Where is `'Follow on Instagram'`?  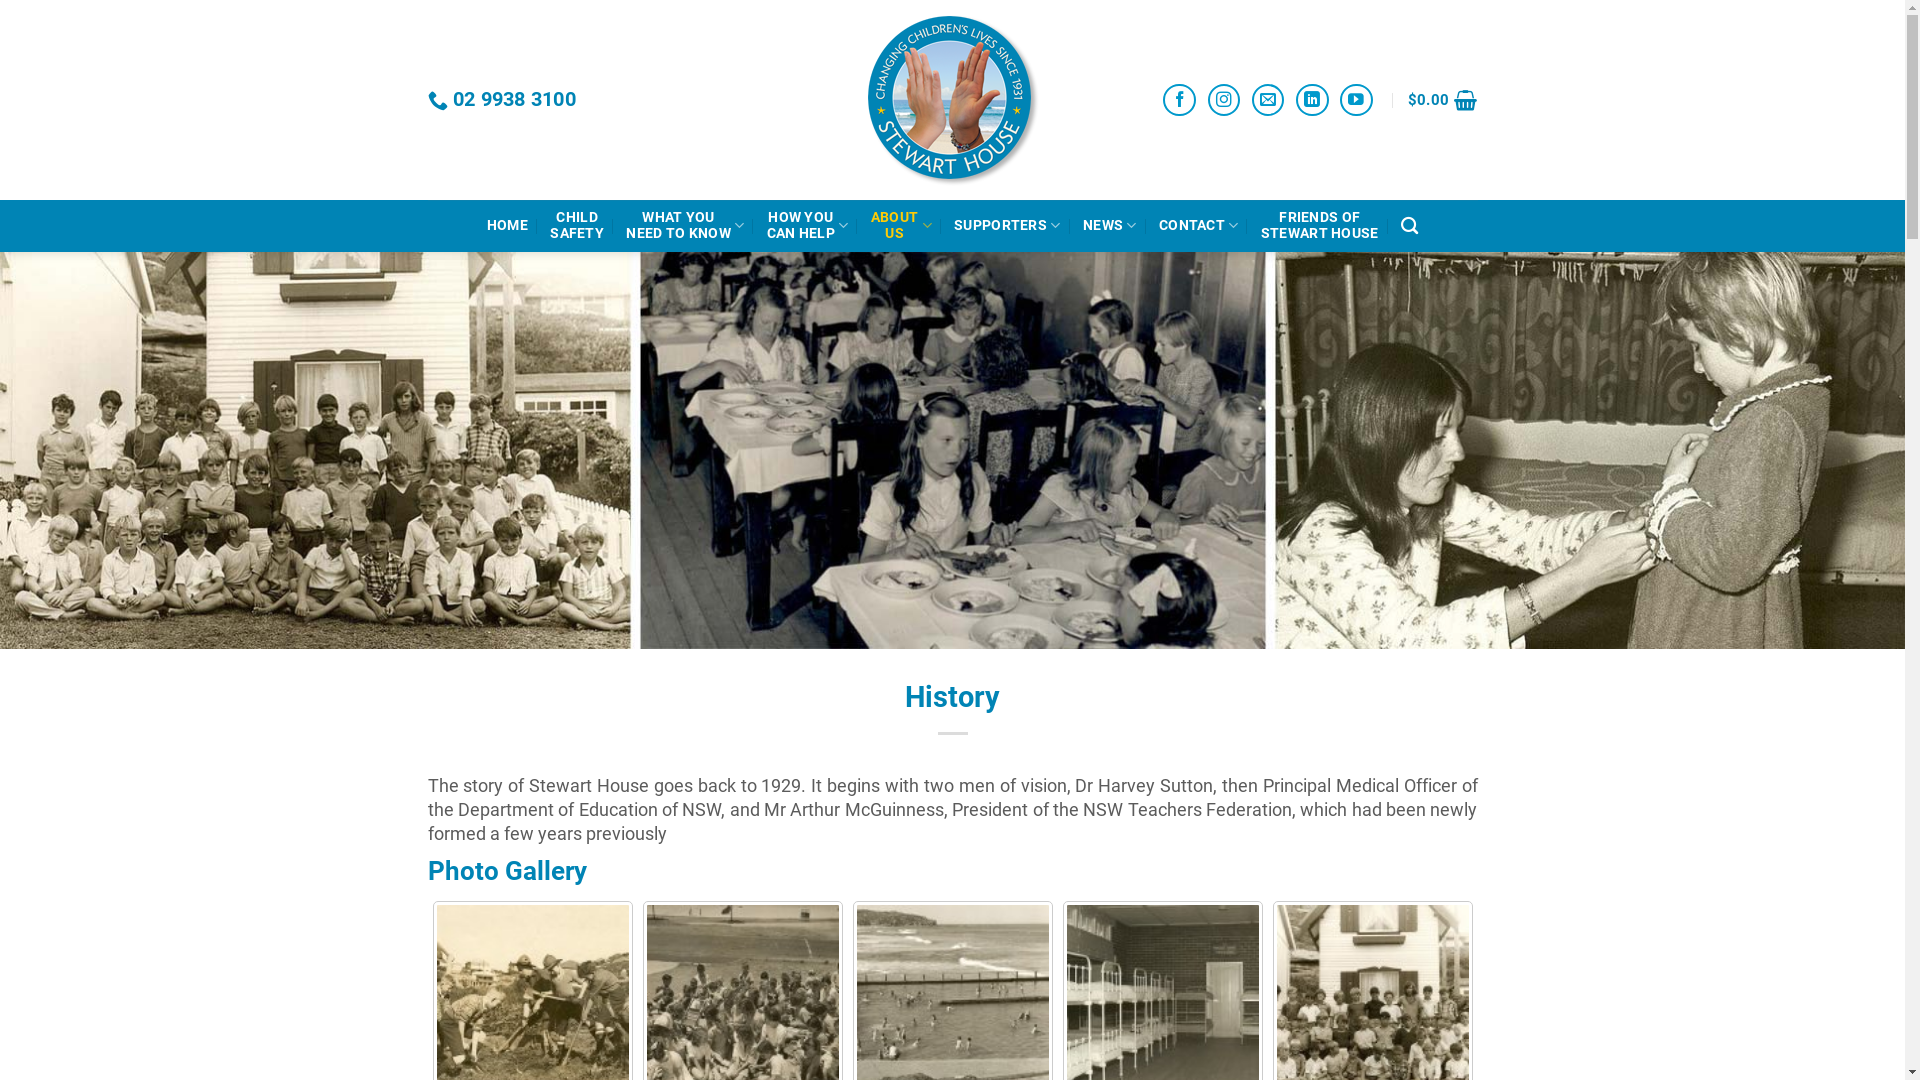 'Follow on Instagram' is located at coordinates (1223, 100).